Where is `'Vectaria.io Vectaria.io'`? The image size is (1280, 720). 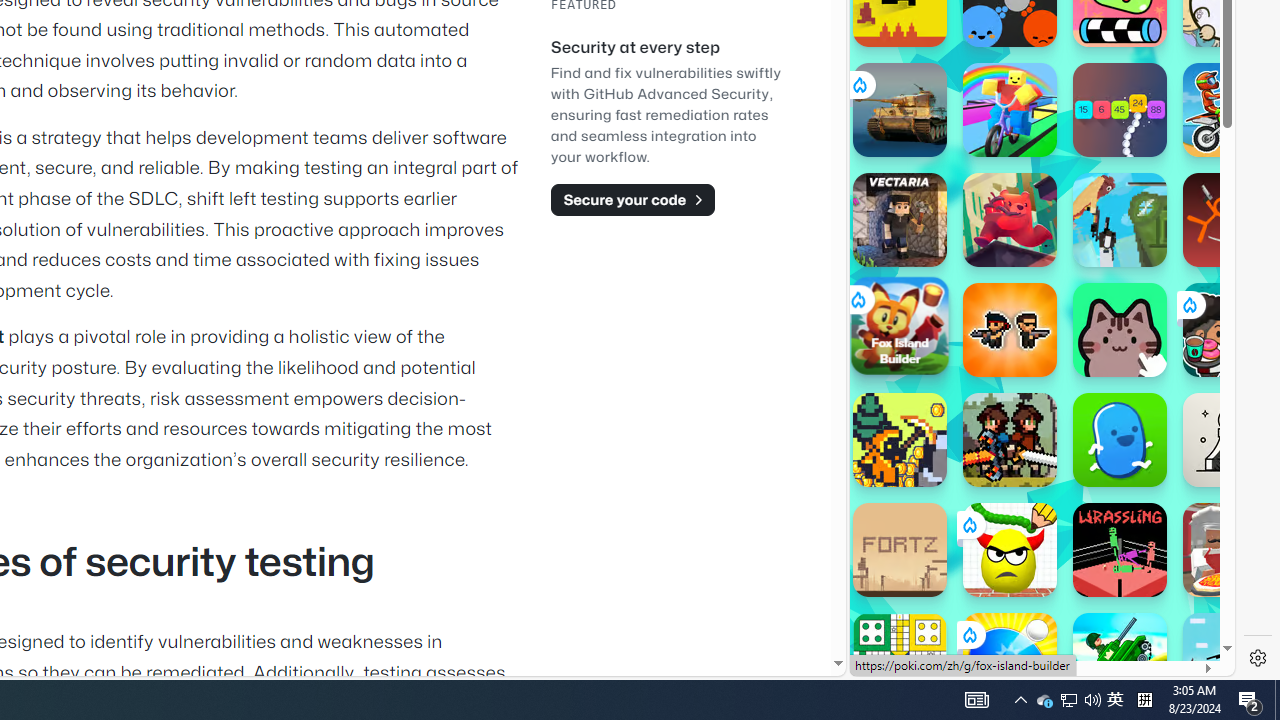
'Vectaria.io Vectaria.io' is located at coordinates (898, 219).